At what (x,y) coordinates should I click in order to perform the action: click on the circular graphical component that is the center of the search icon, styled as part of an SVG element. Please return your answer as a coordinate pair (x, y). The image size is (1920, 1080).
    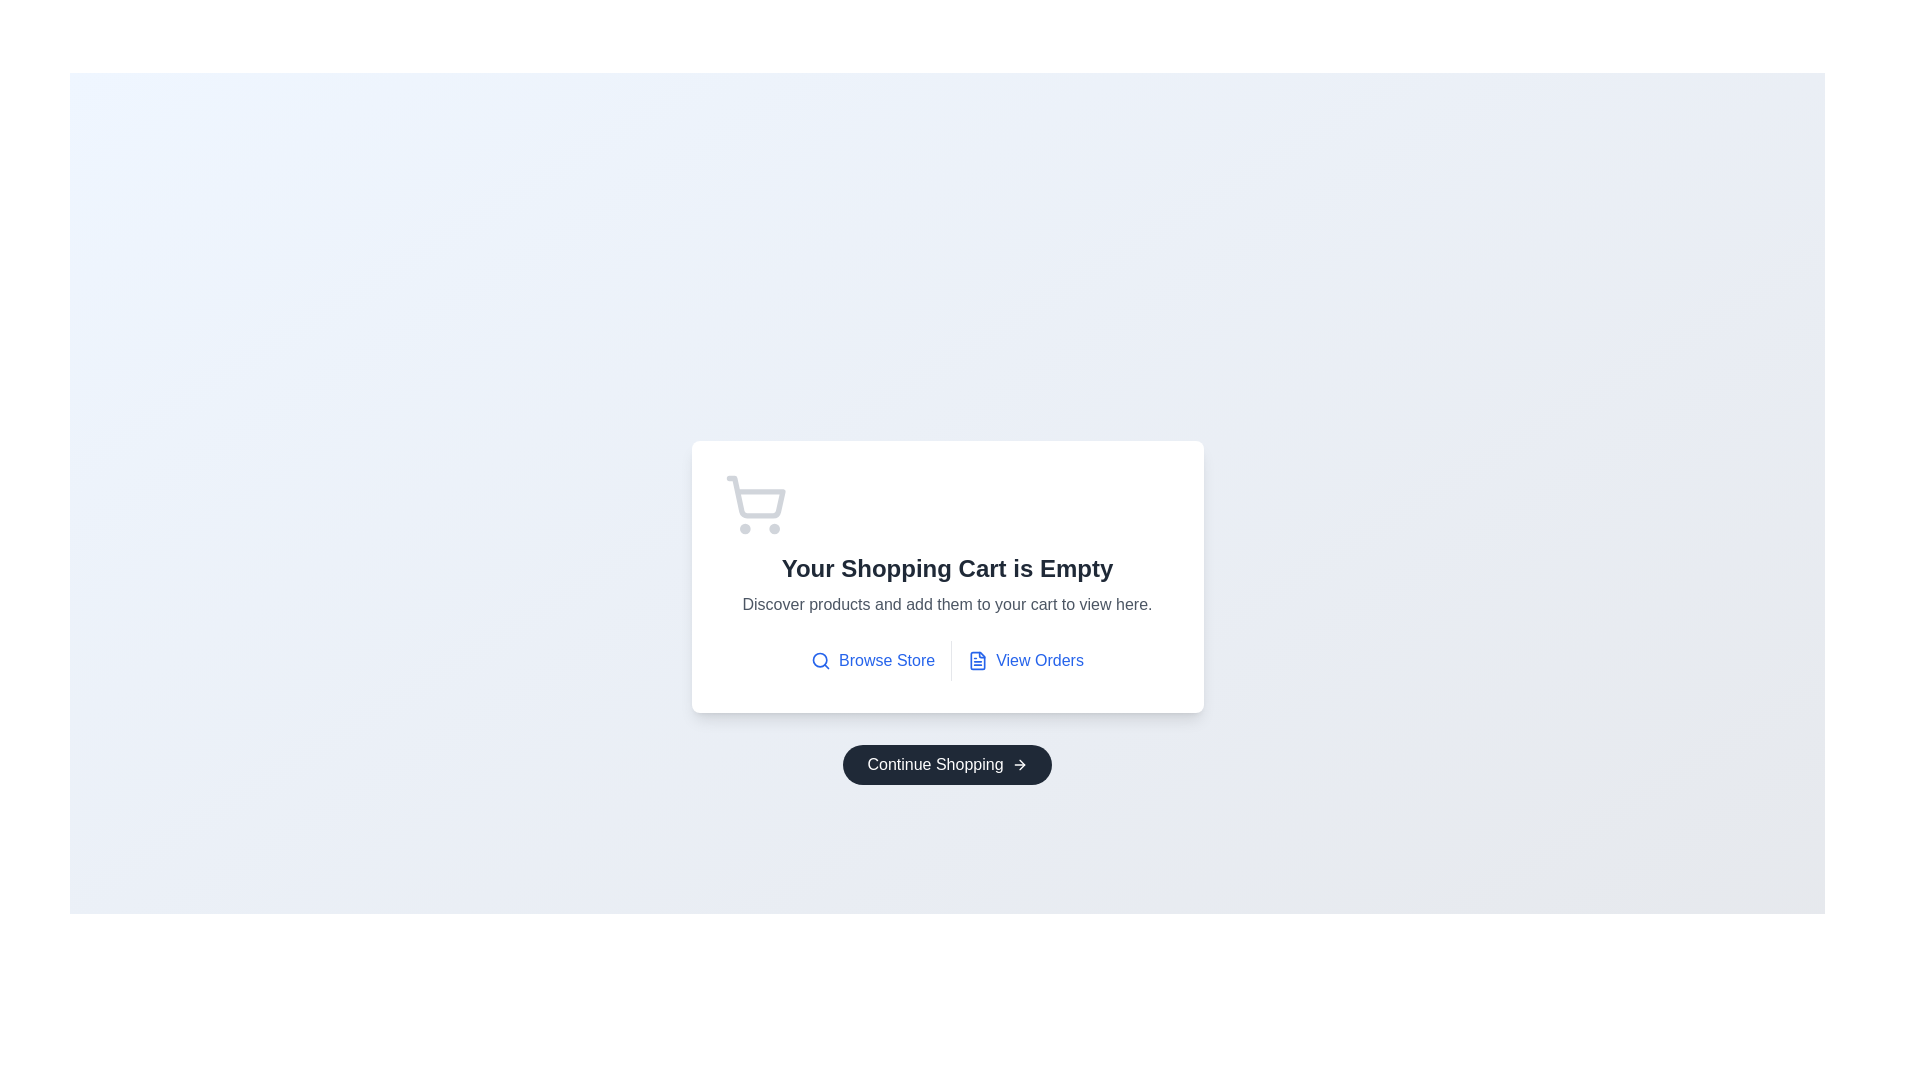
    Looking at the image, I should click on (820, 660).